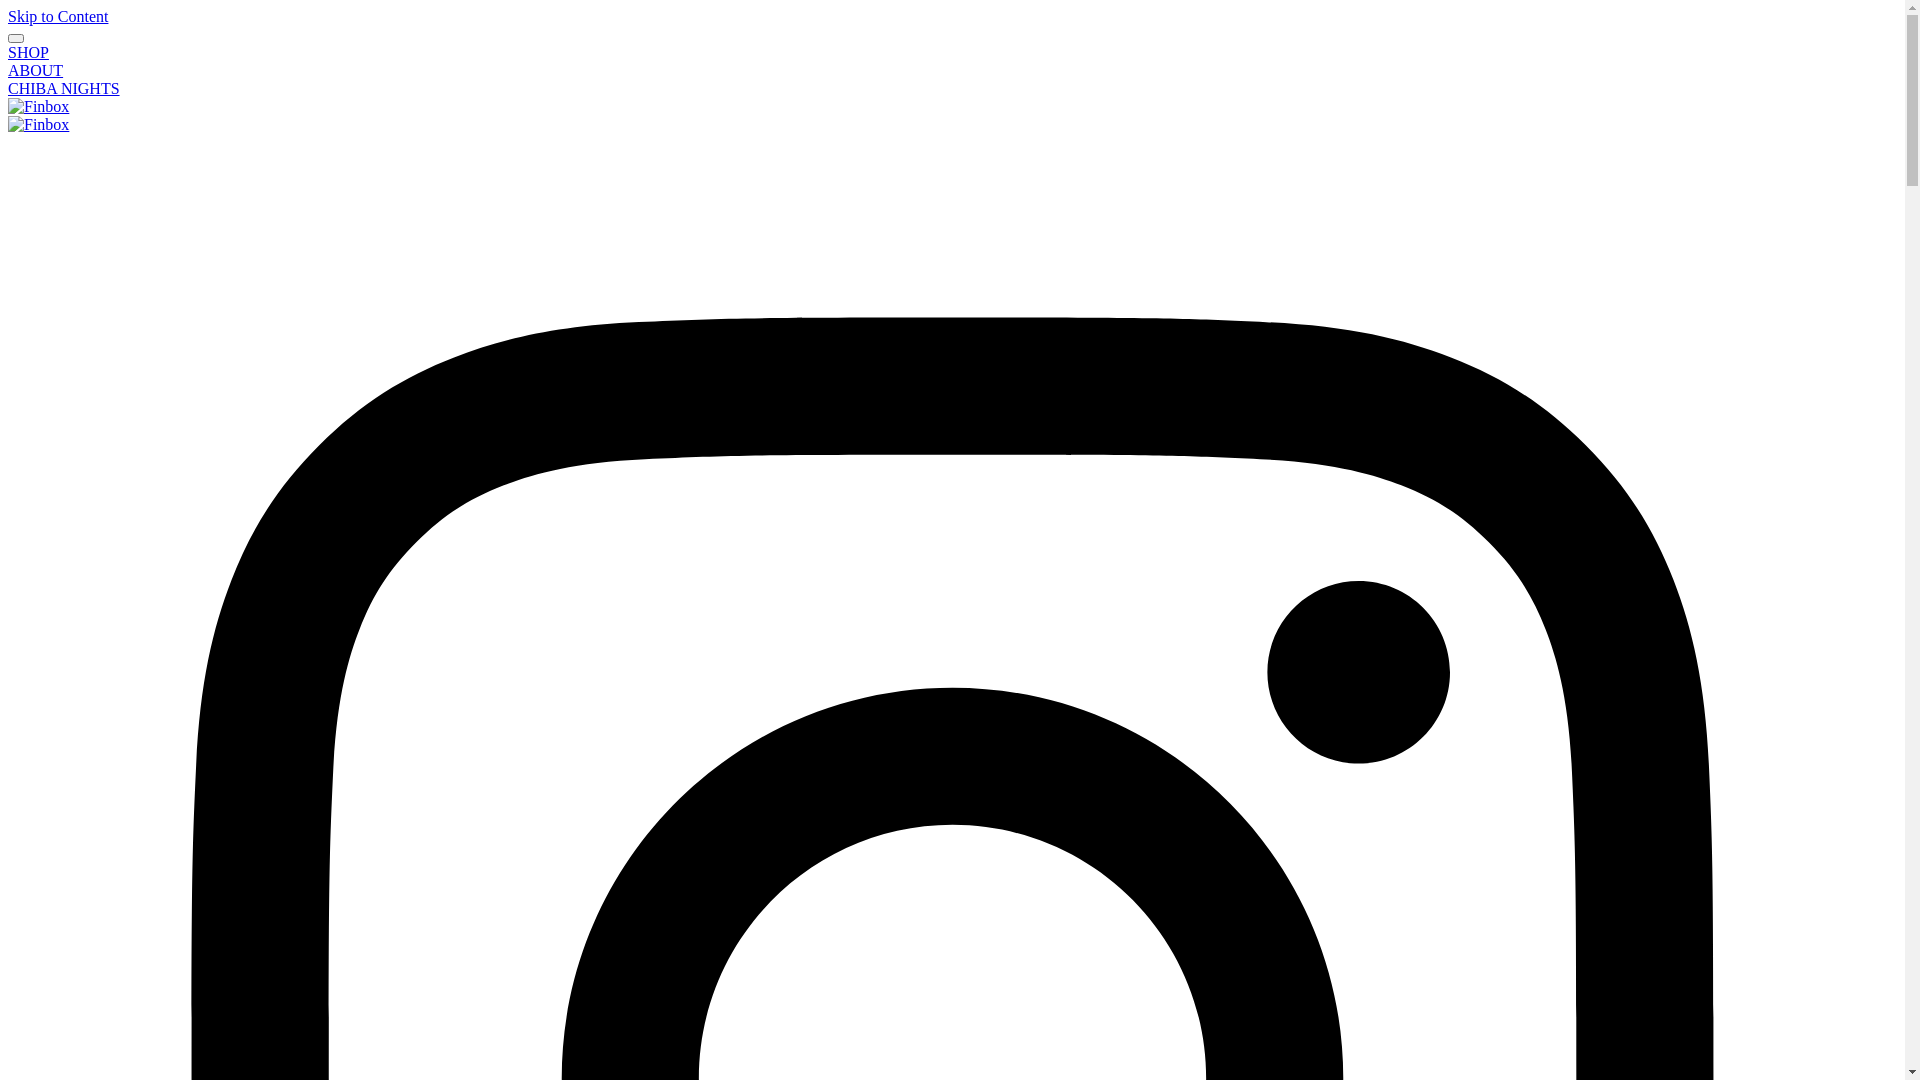 This screenshot has height=1080, width=1920. Describe the element at coordinates (8, 69) in the screenshot. I see `'ABOUT'` at that location.